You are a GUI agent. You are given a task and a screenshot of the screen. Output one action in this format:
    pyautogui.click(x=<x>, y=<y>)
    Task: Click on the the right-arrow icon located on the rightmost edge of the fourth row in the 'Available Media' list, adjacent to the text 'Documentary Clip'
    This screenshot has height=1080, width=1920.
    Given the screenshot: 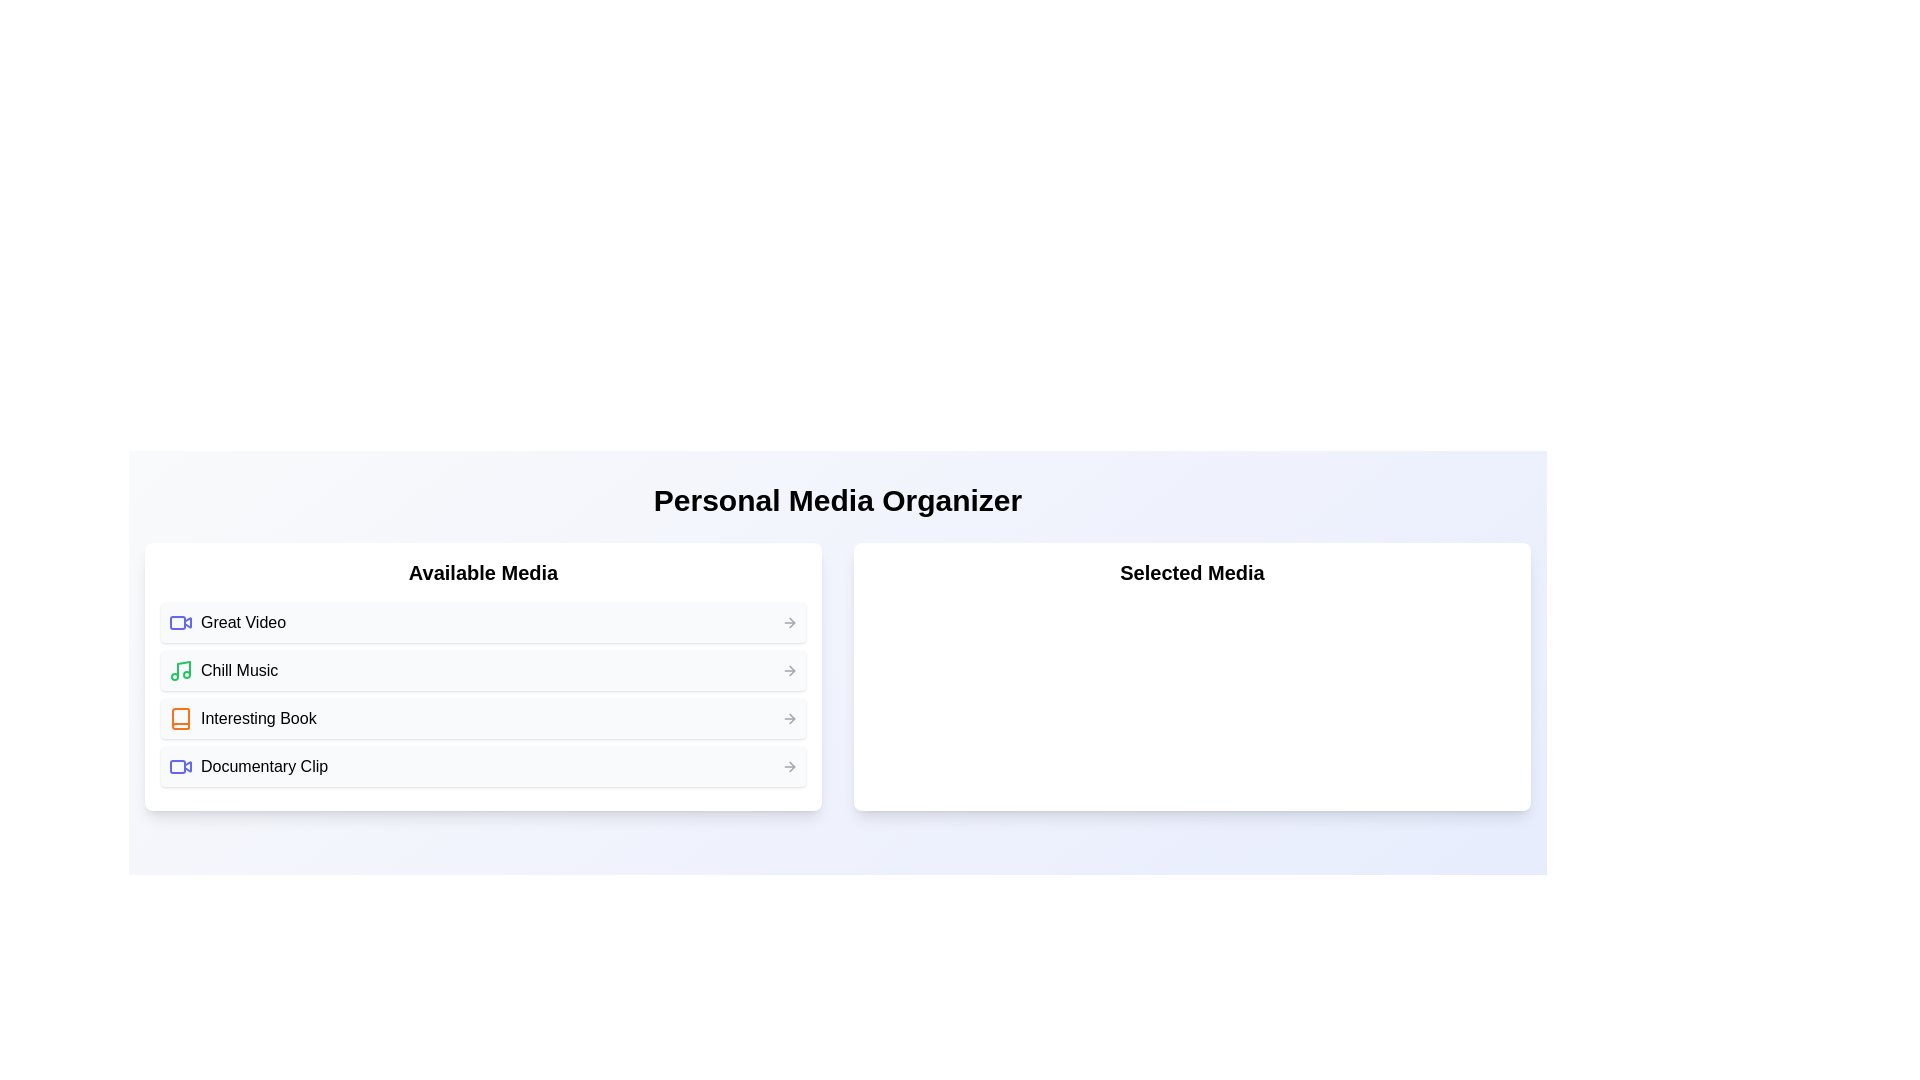 What is the action you would take?
    pyautogui.click(x=789, y=766)
    